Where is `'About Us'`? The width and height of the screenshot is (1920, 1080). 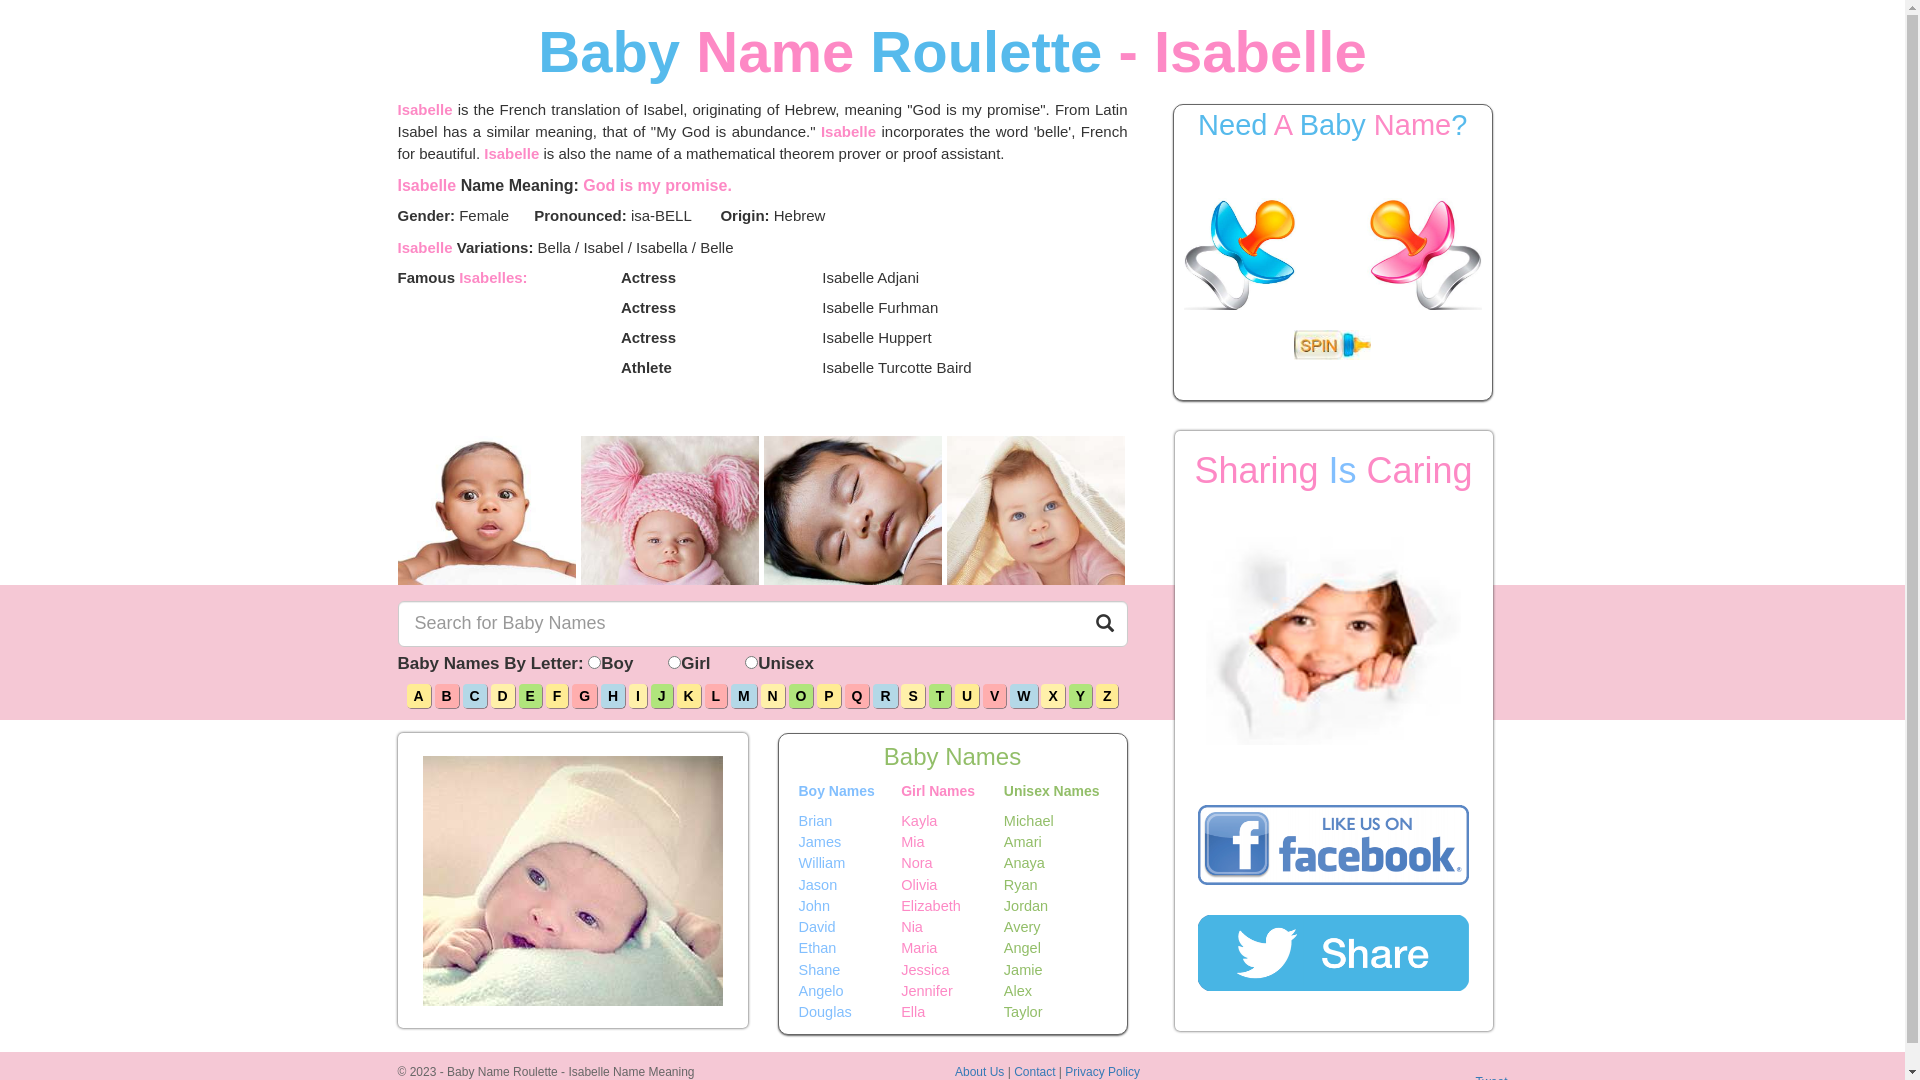
'About Us' is located at coordinates (979, 1071).